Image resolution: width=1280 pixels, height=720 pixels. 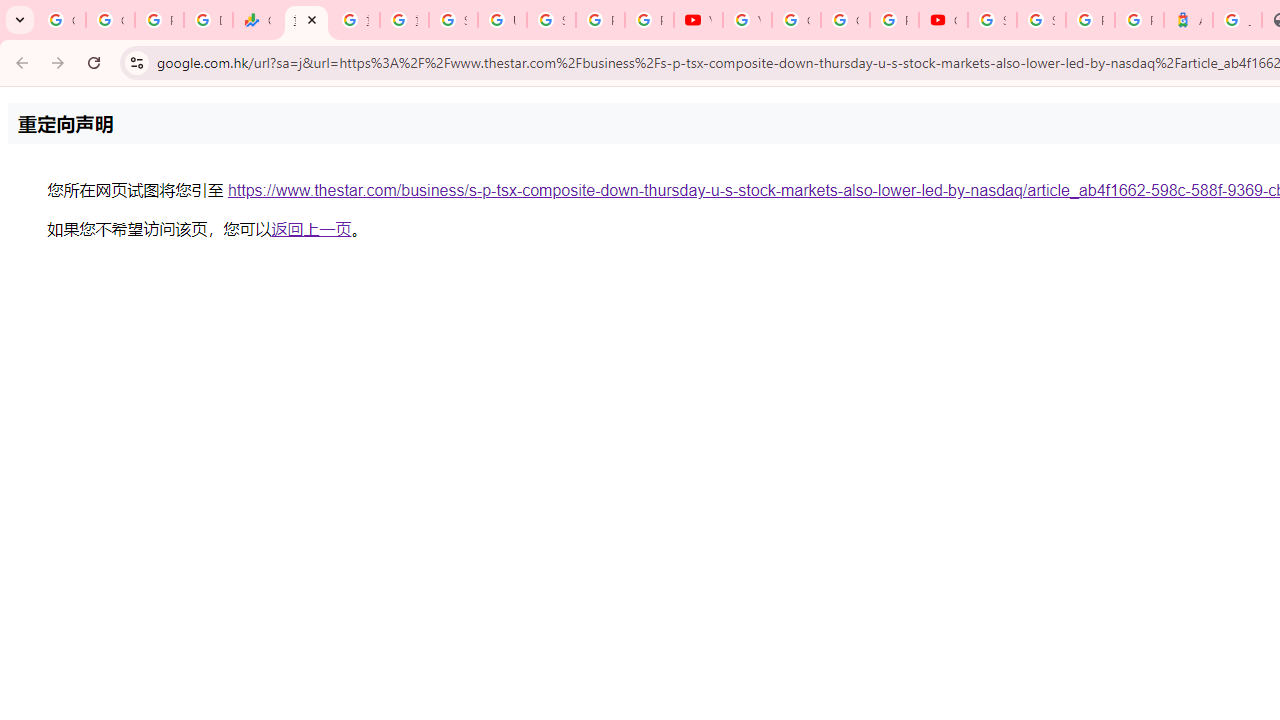 What do you see at coordinates (61, 20) in the screenshot?
I see `'Google Workspace Admin Community'` at bounding box center [61, 20].